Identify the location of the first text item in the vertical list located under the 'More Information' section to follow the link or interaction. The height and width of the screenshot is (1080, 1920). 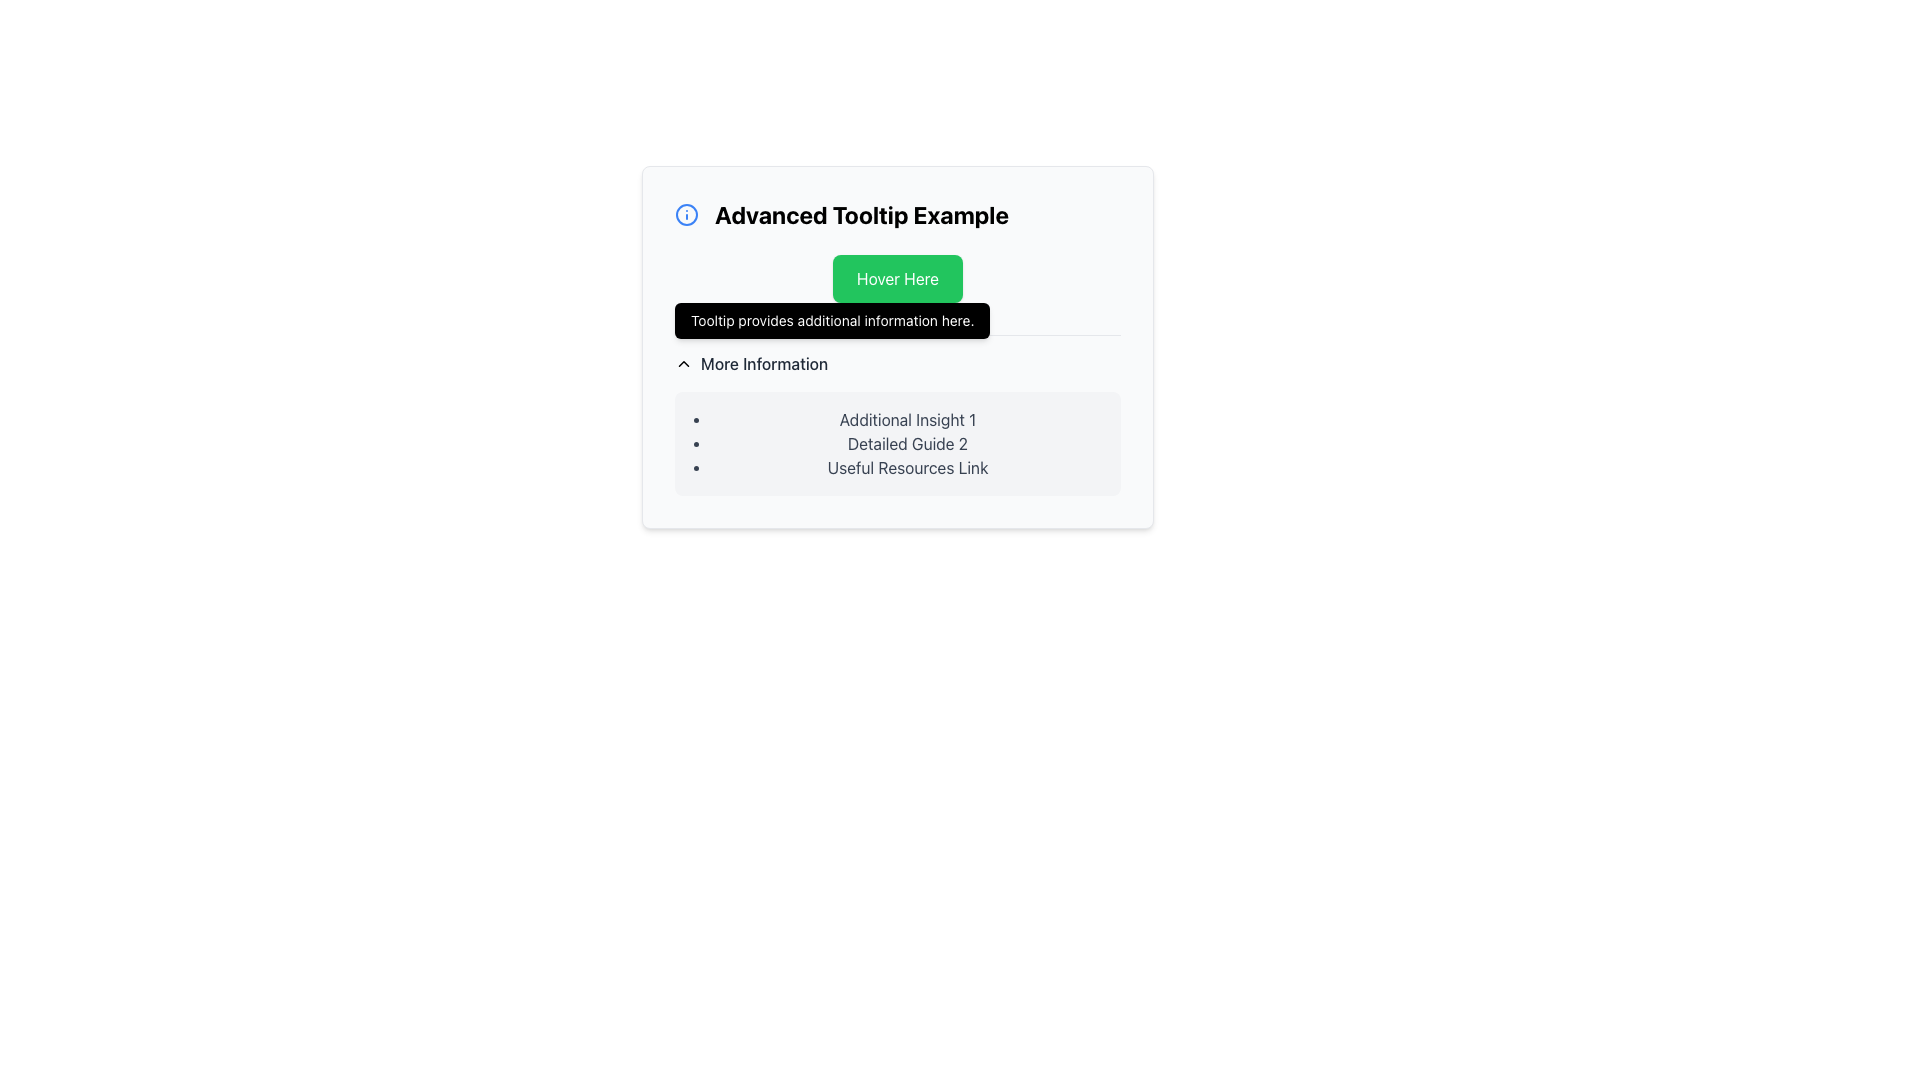
(906, 419).